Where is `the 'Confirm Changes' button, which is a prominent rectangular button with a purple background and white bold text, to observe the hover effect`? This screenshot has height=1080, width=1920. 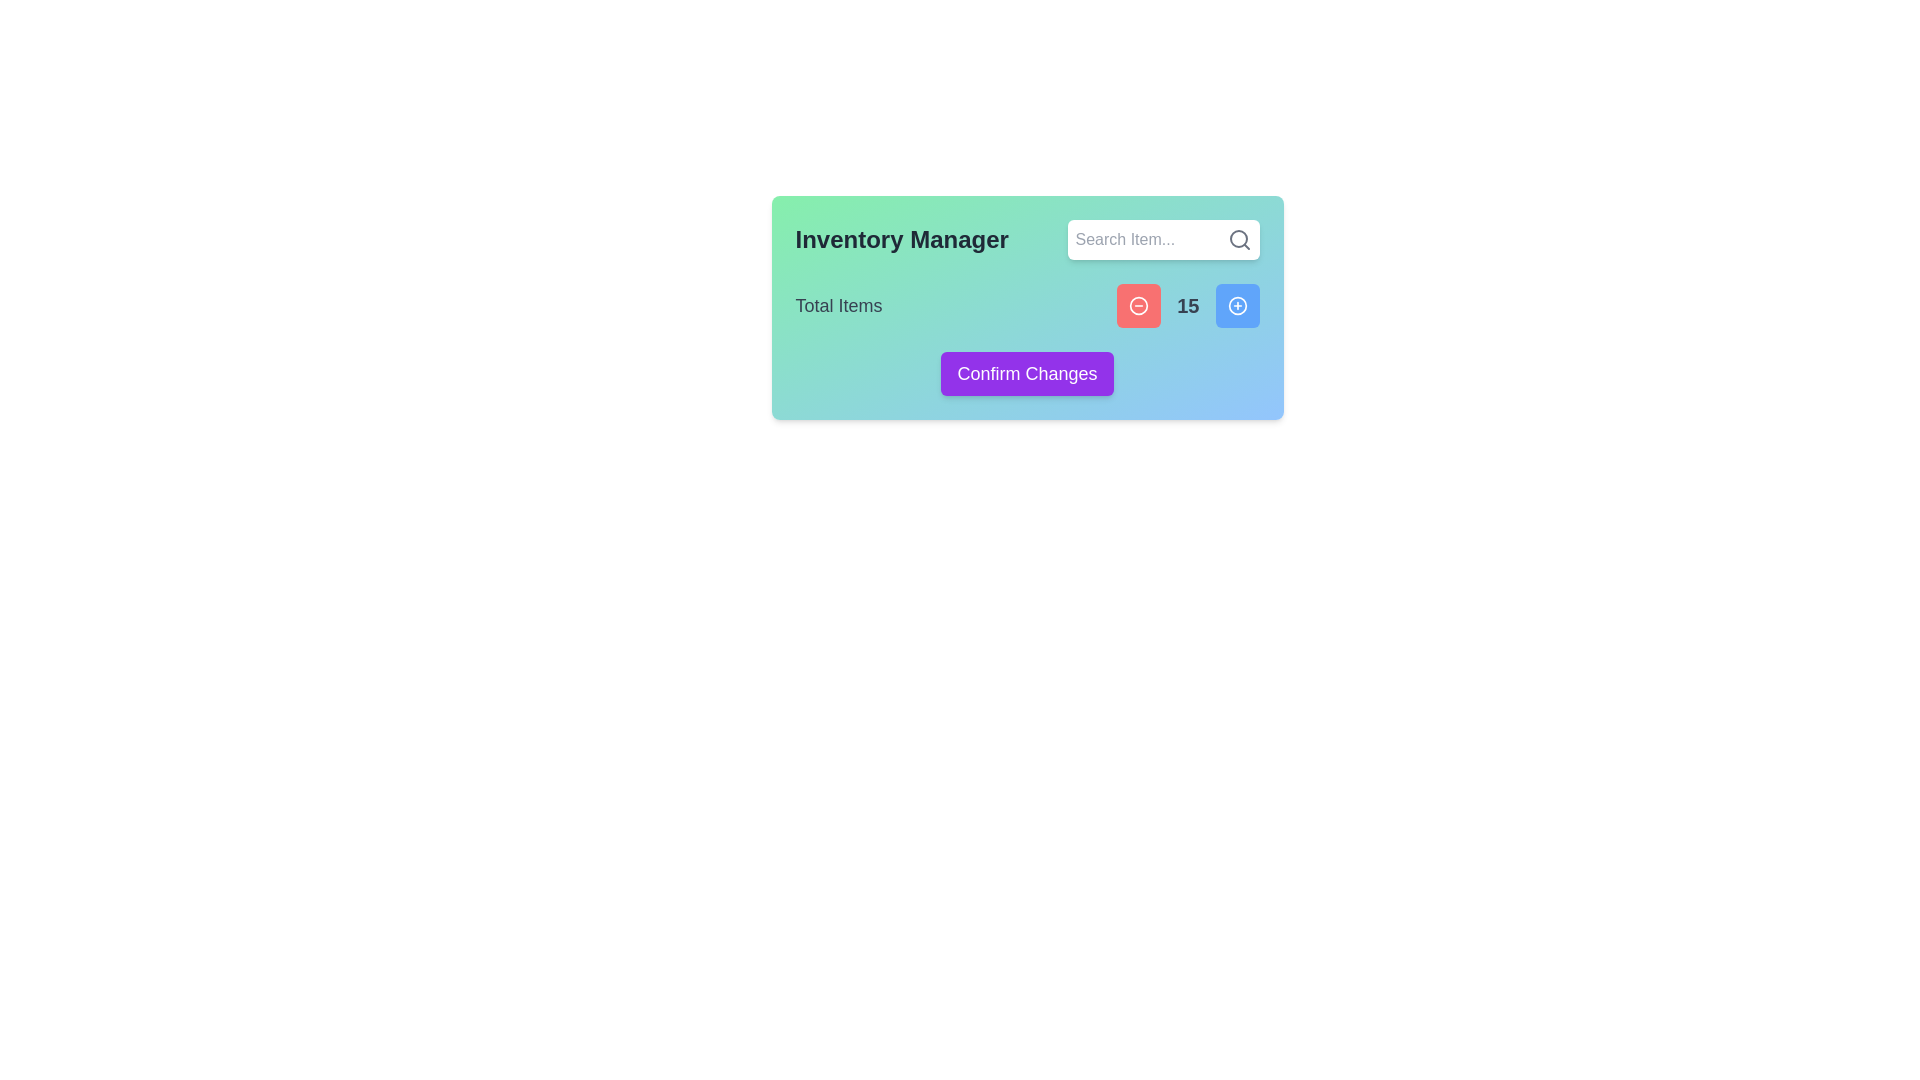 the 'Confirm Changes' button, which is a prominent rectangular button with a purple background and white bold text, to observe the hover effect is located at coordinates (1027, 374).